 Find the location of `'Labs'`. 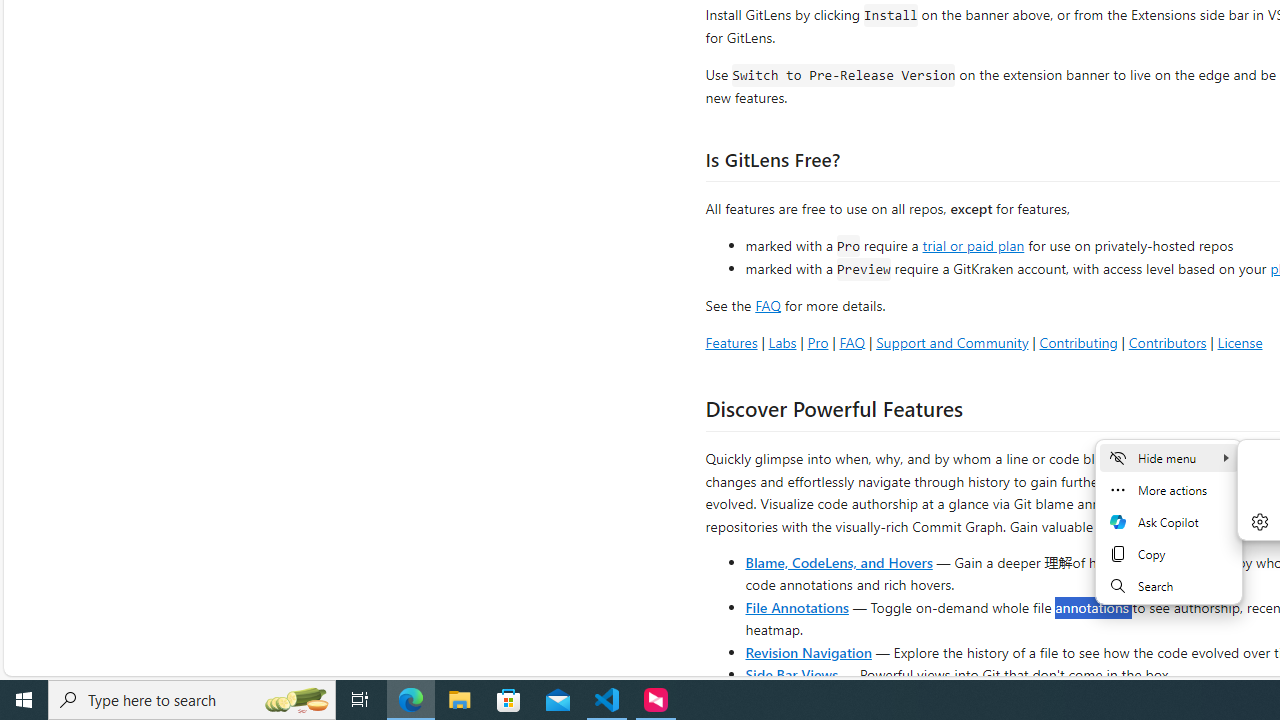

'Labs' is located at coordinates (781, 341).